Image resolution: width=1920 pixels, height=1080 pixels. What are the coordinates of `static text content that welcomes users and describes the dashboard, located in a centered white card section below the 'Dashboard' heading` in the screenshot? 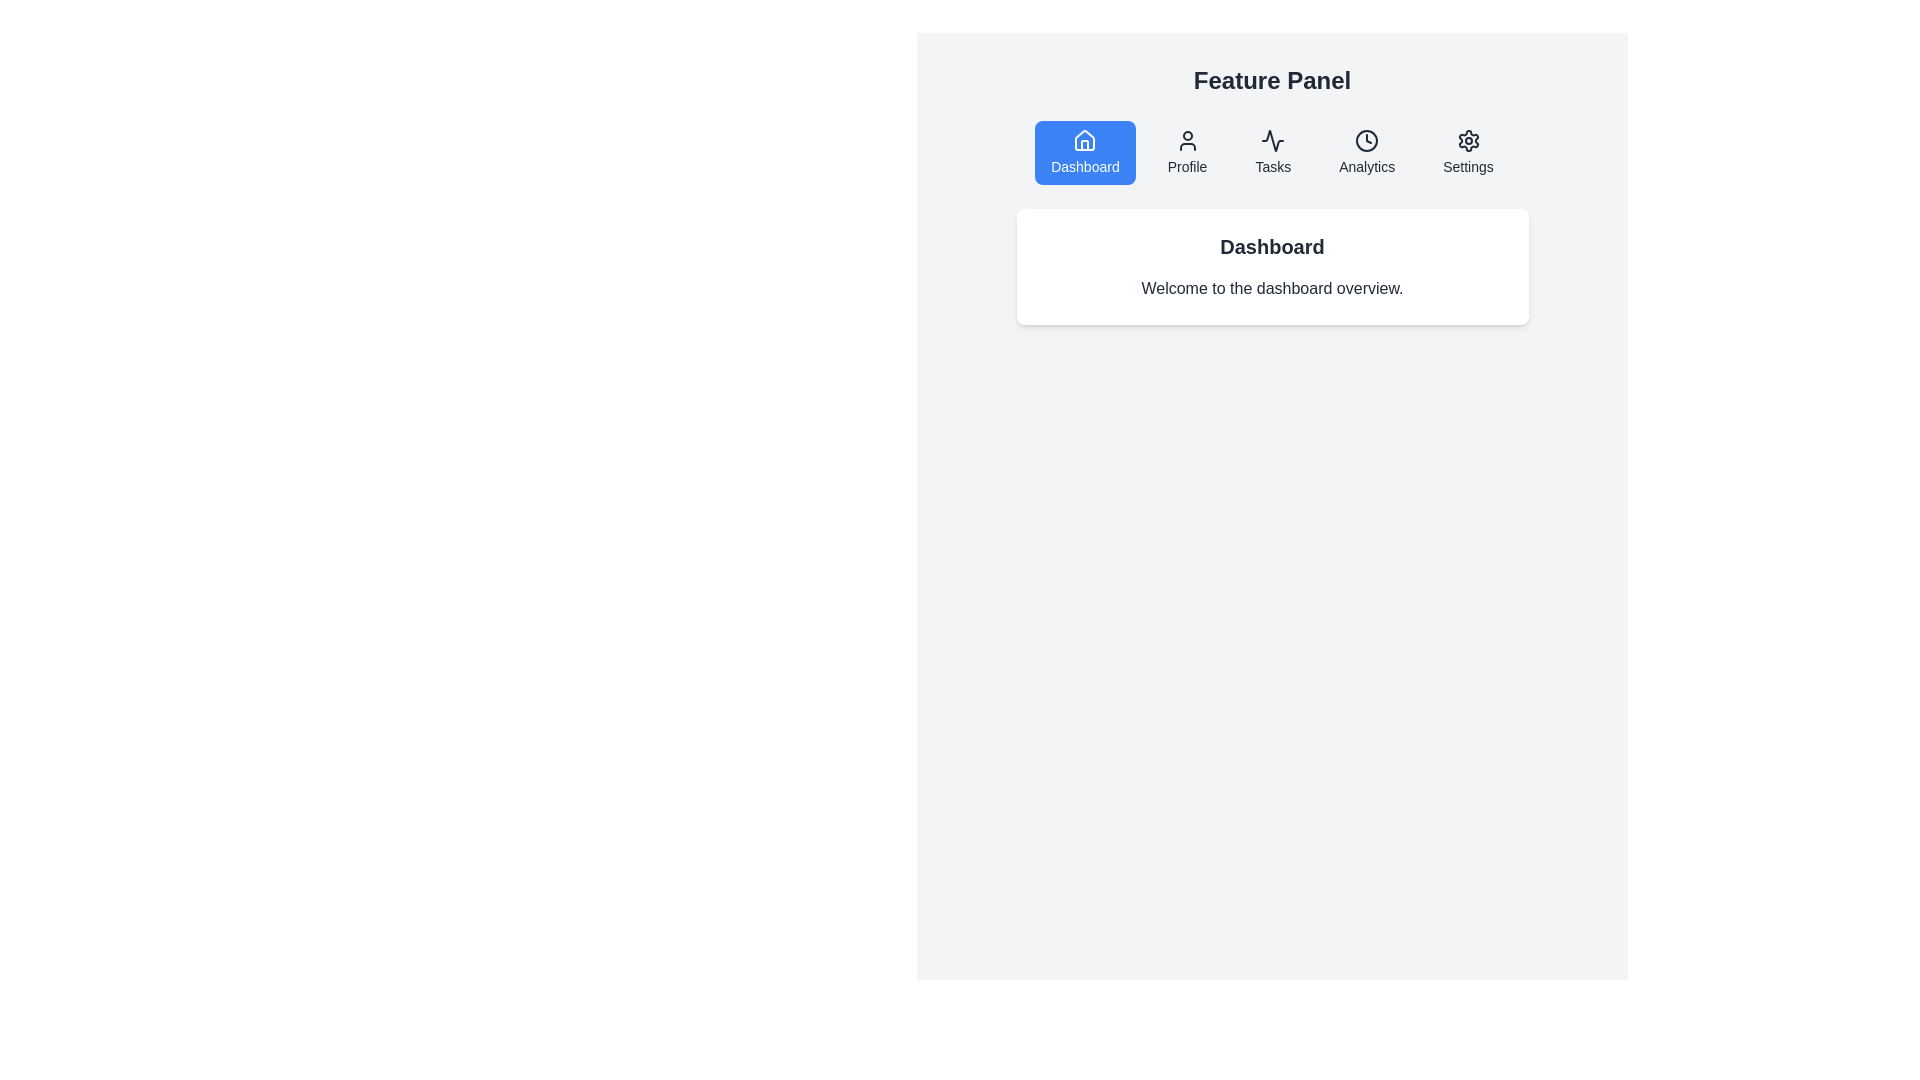 It's located at (1271, 289).